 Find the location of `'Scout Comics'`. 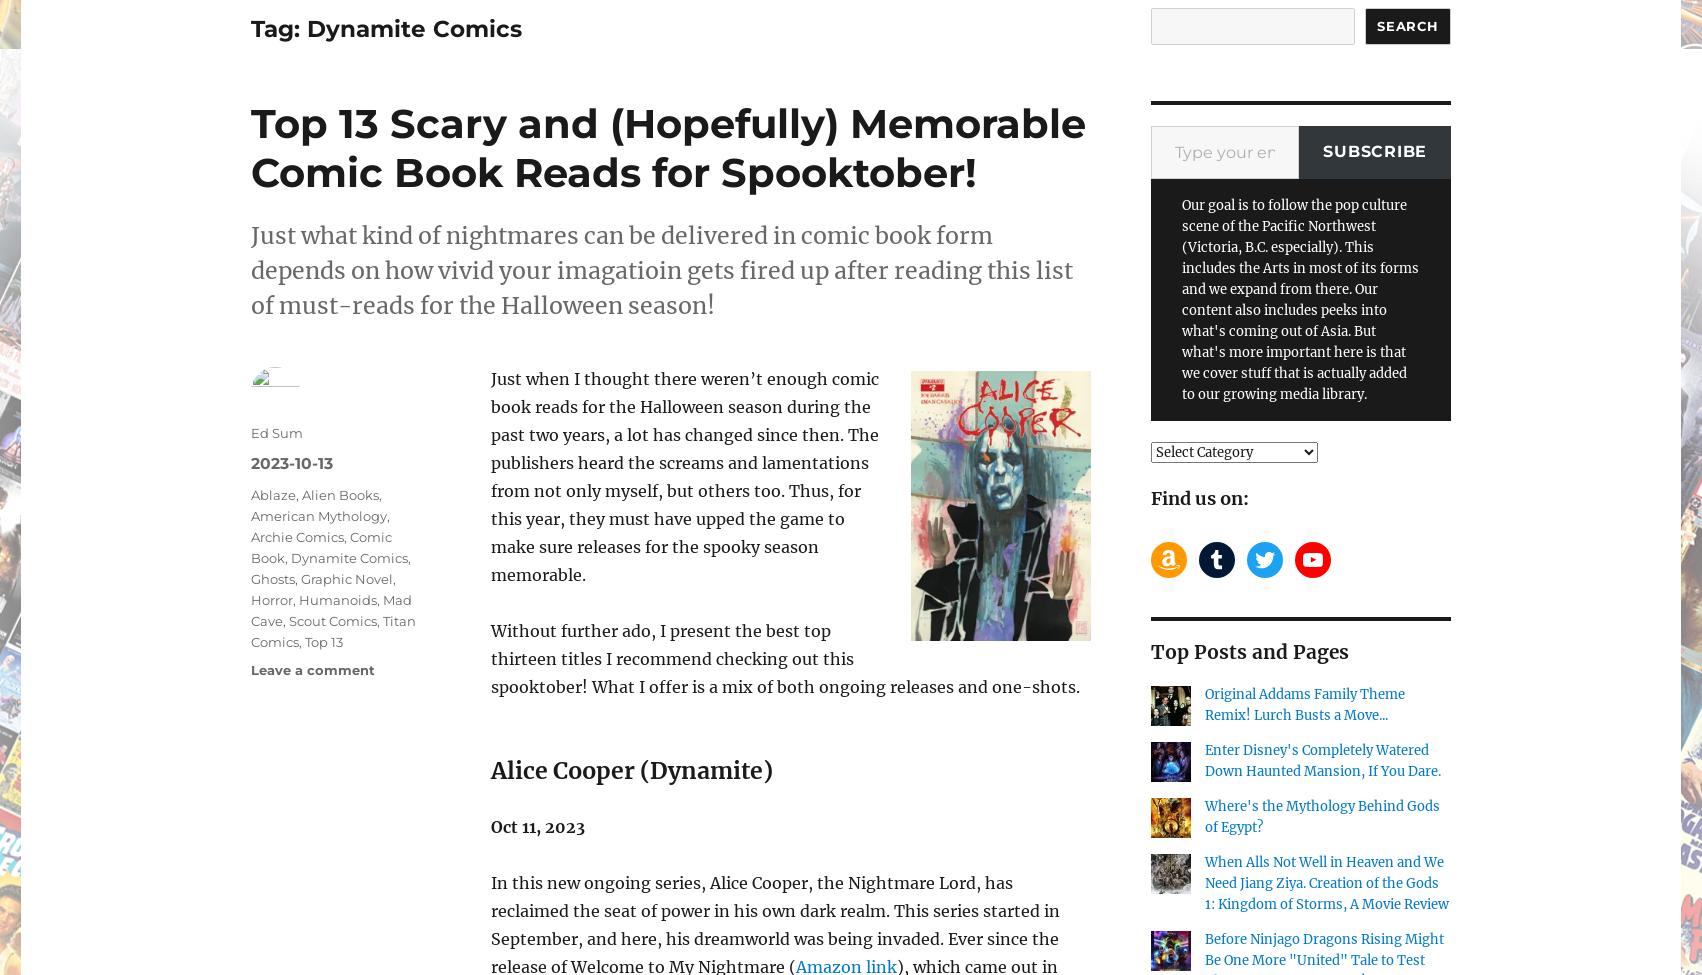

'Scout Comics' is located at coordinates (333, 620).